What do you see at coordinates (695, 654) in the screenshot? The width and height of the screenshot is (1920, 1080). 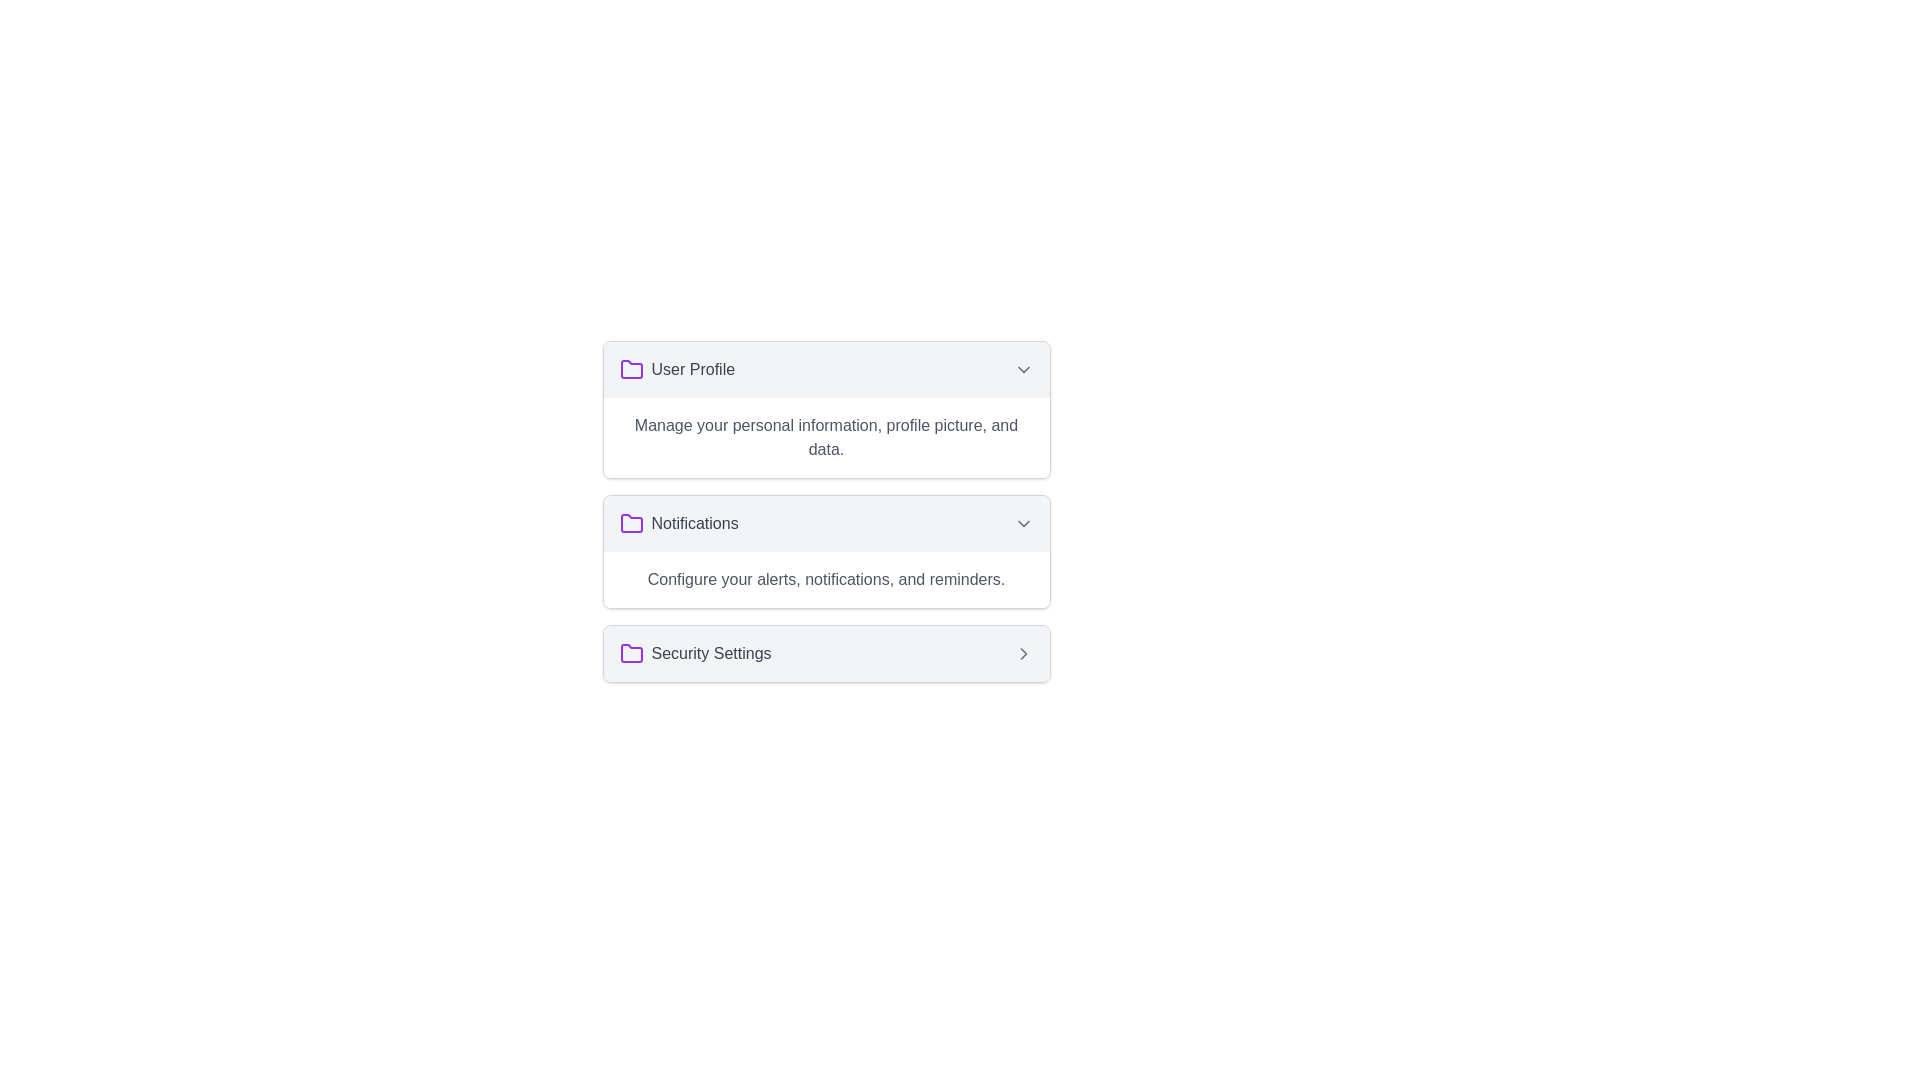 I see `the 'Security Settings' menu item, which features a purple folder icon on the left and gray text` at bounding box center [695, 654].